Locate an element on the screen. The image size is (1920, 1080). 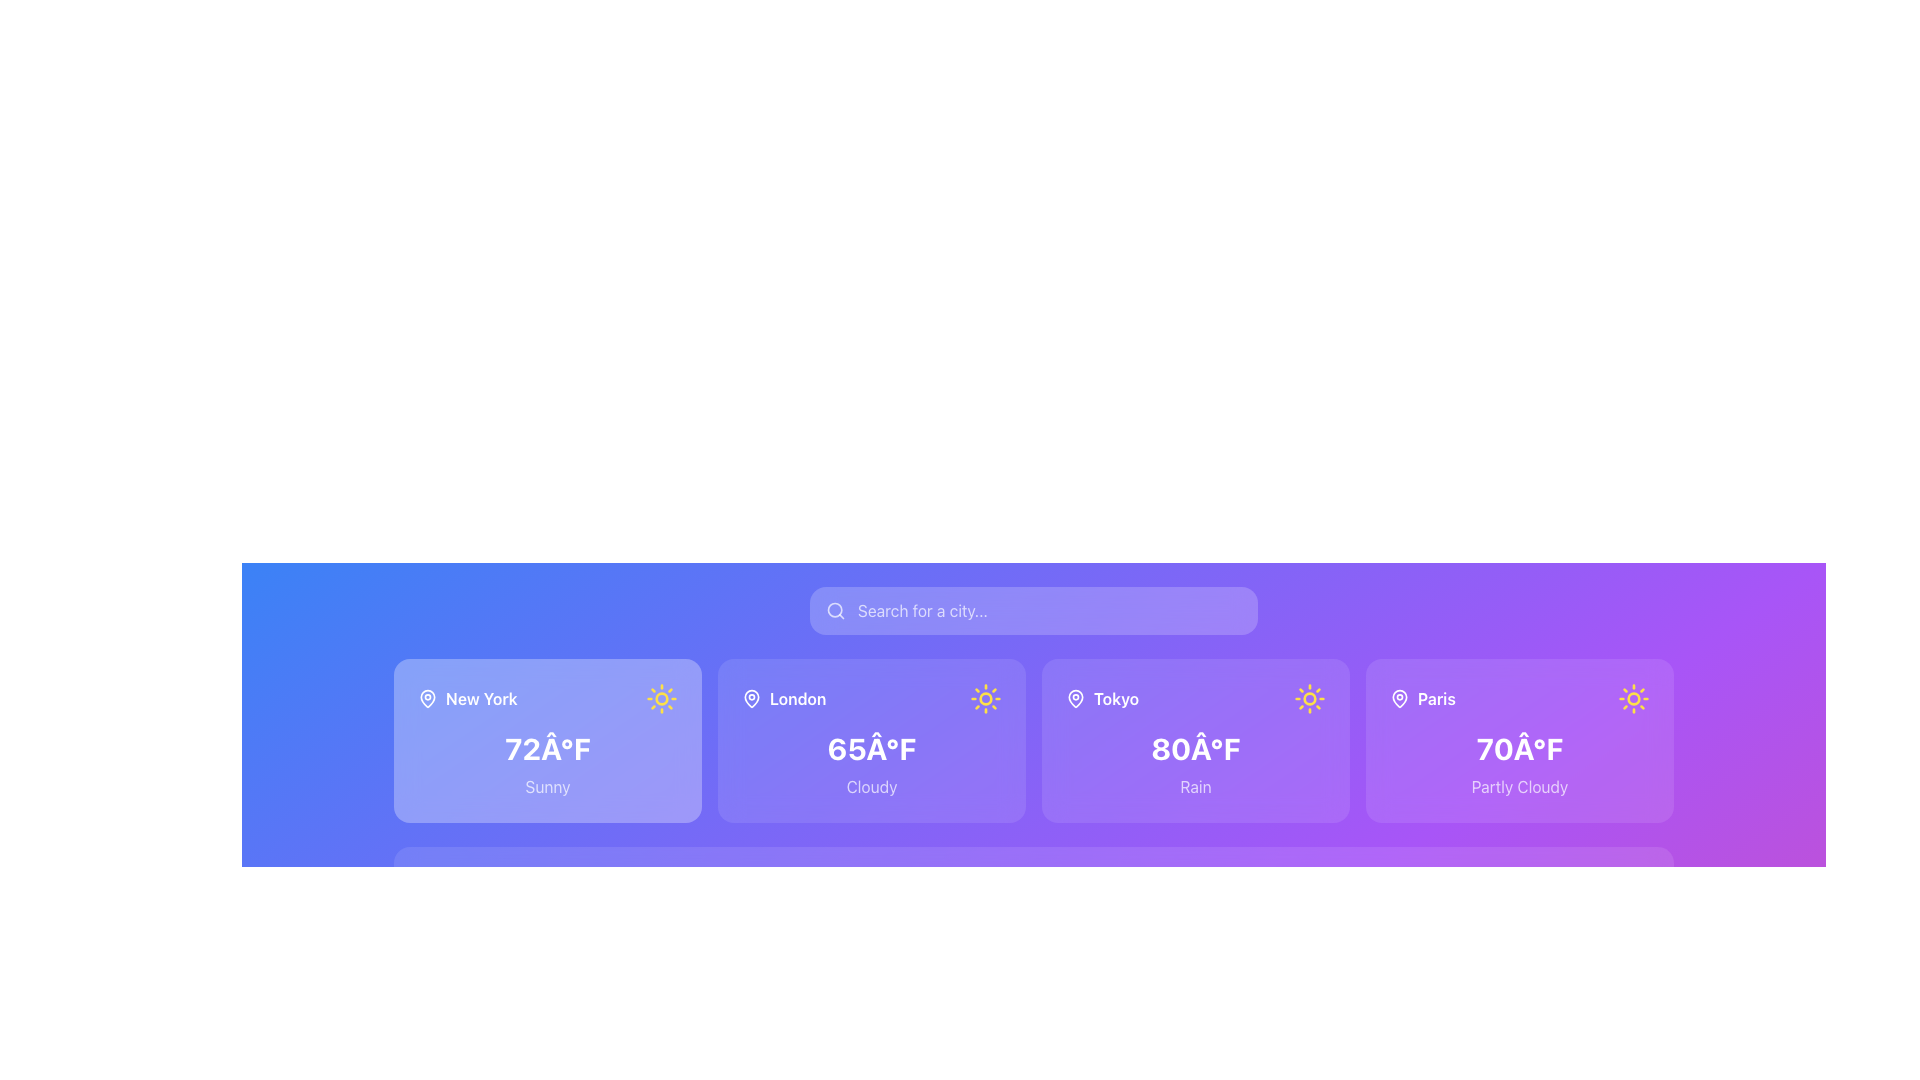
the label indicating the geographical location associated with the weather information in the first city weather card, located at the top-left section next to the location pin icon is located at coordinates (466, 697).